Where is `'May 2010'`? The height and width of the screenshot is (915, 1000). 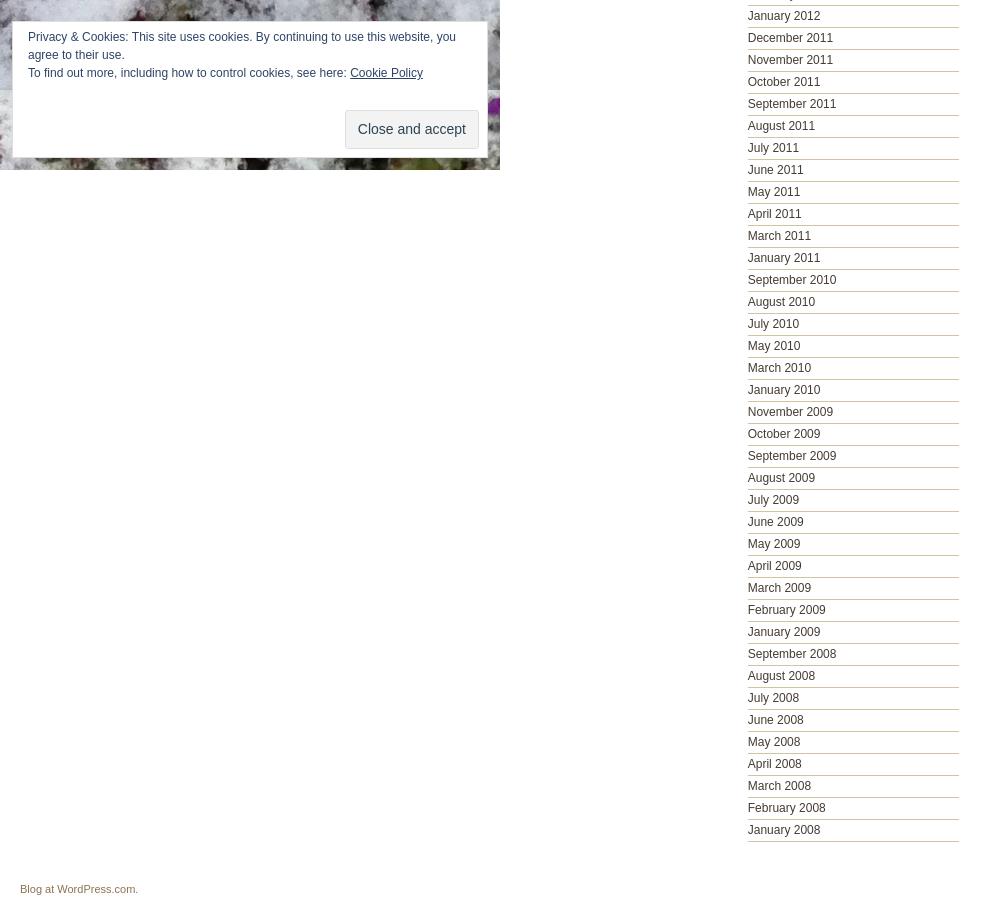 'May 2010' is located at coordinates (746, 345).